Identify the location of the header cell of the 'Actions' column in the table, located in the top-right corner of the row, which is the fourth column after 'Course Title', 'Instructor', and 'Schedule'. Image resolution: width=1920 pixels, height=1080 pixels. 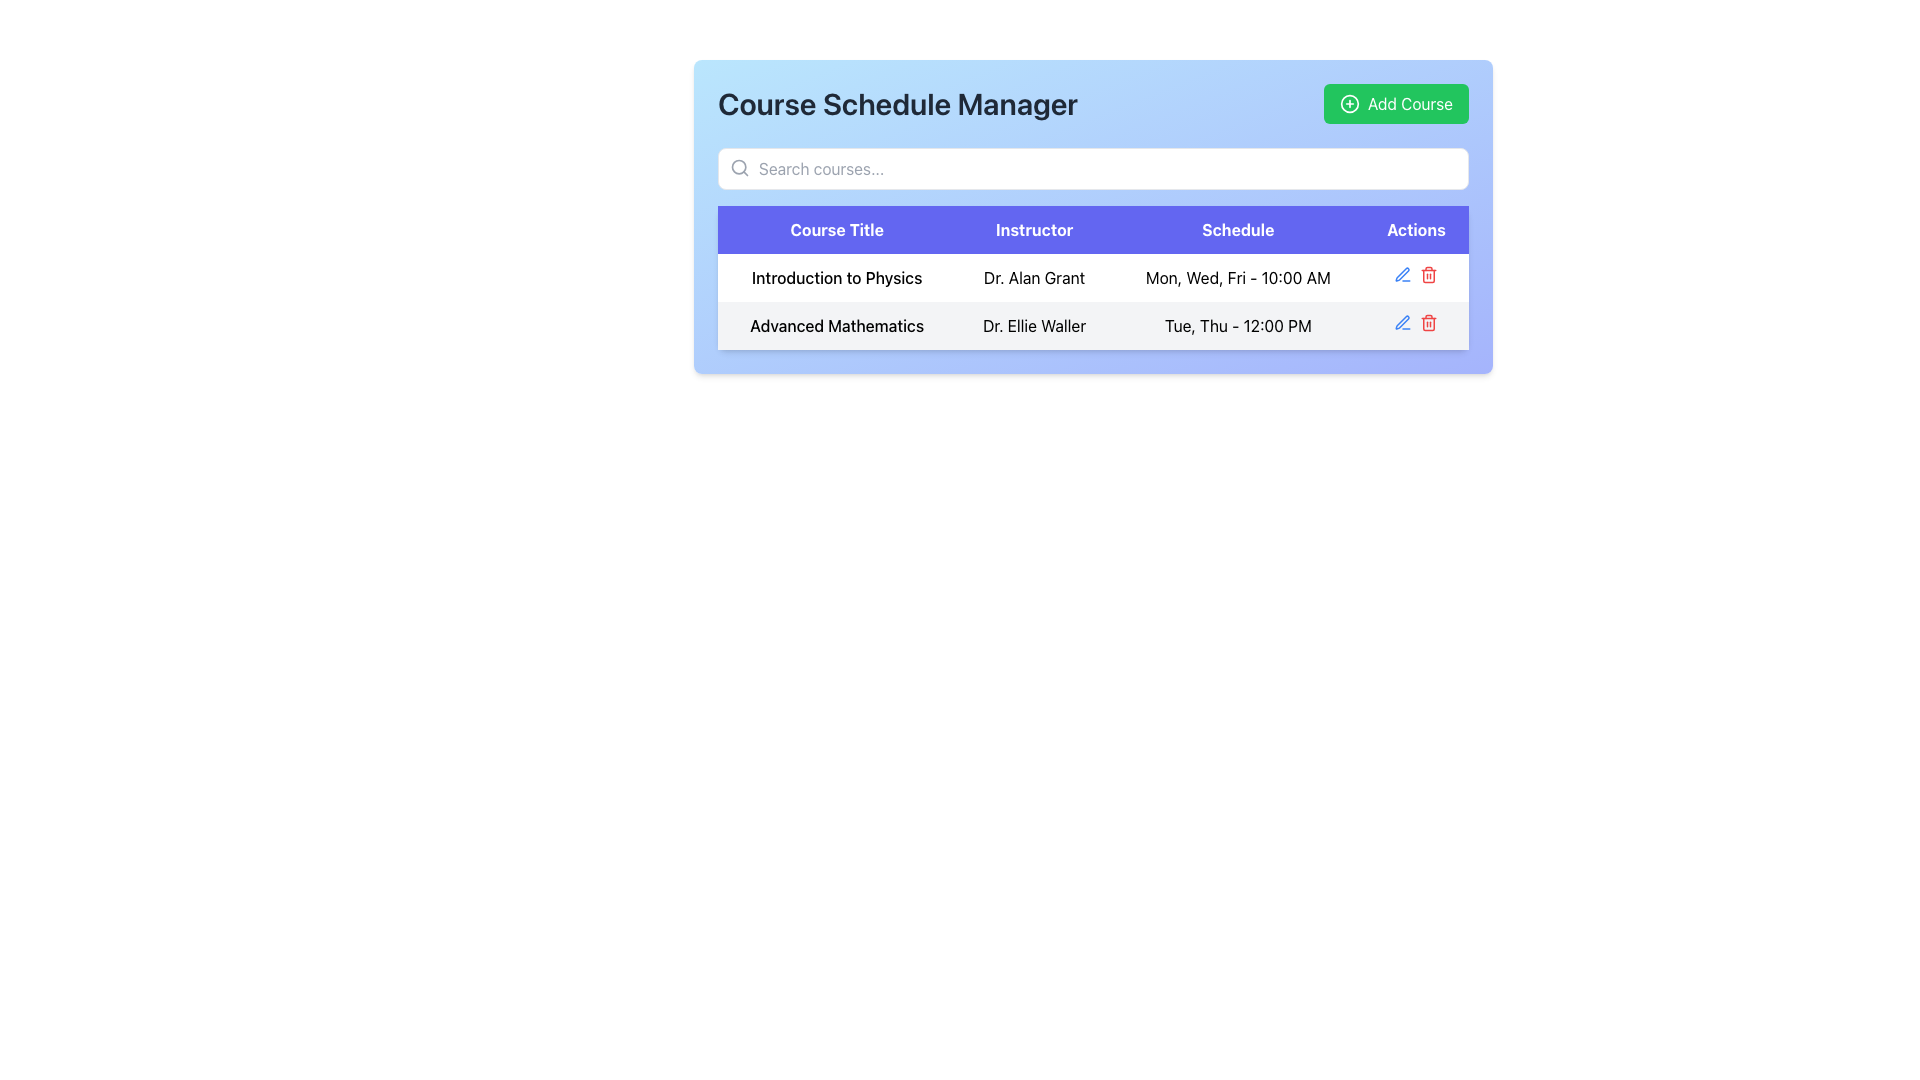
(1415, 229).